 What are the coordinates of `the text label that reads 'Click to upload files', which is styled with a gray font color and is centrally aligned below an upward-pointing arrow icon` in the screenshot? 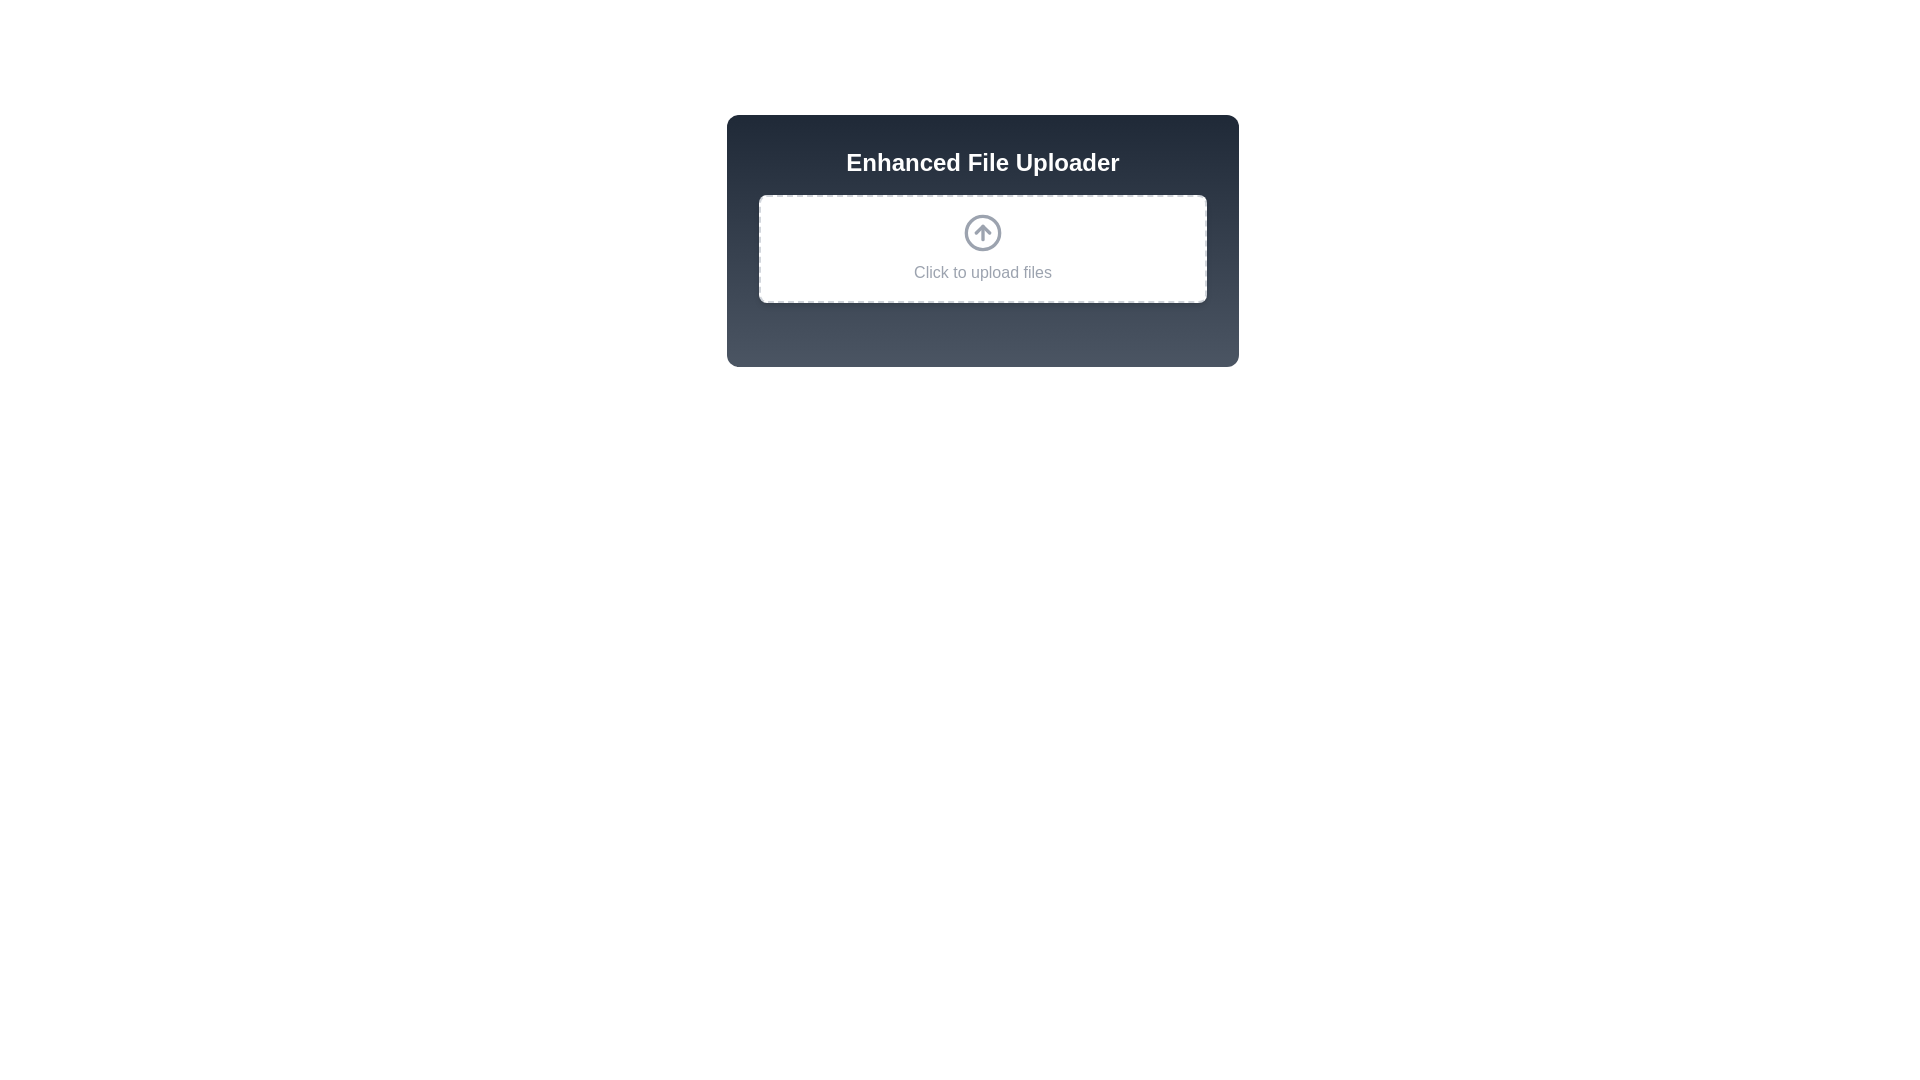 It's located at (983, 273).